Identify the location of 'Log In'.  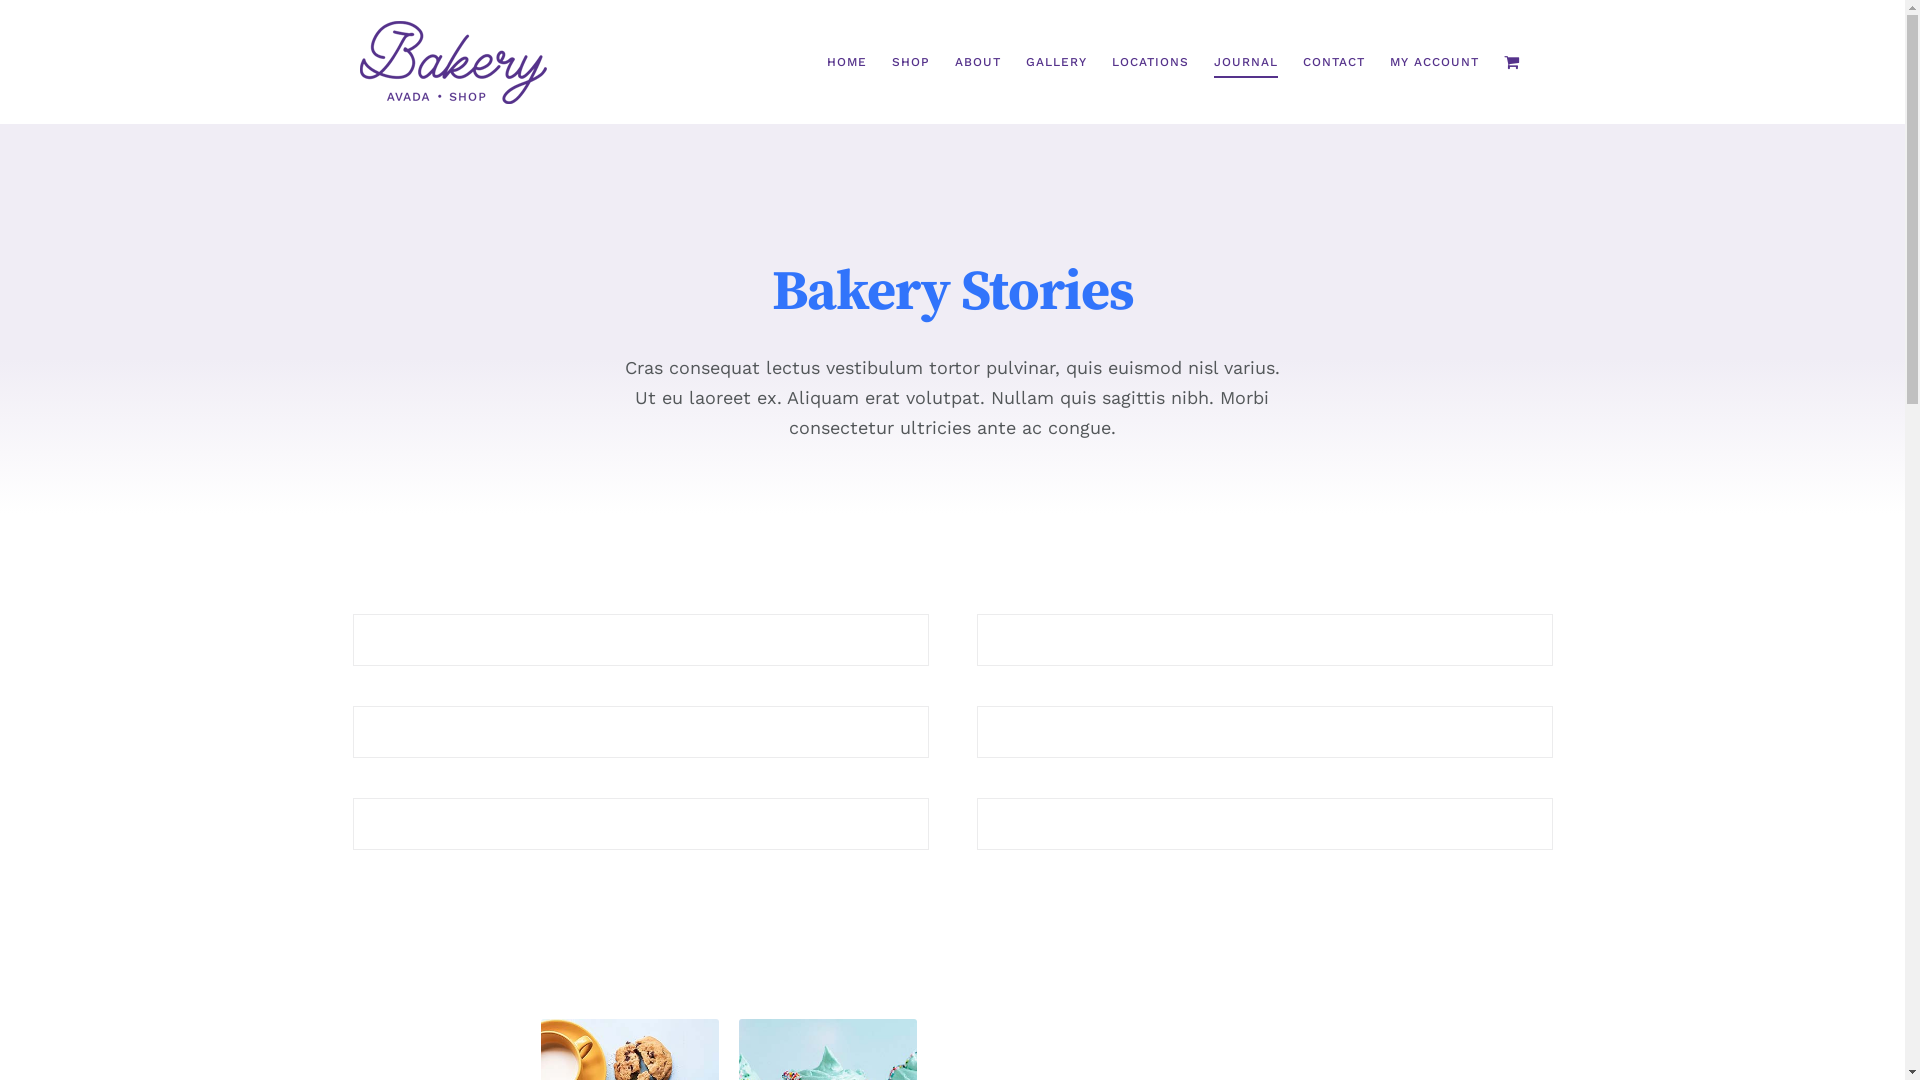
(1517, 303).